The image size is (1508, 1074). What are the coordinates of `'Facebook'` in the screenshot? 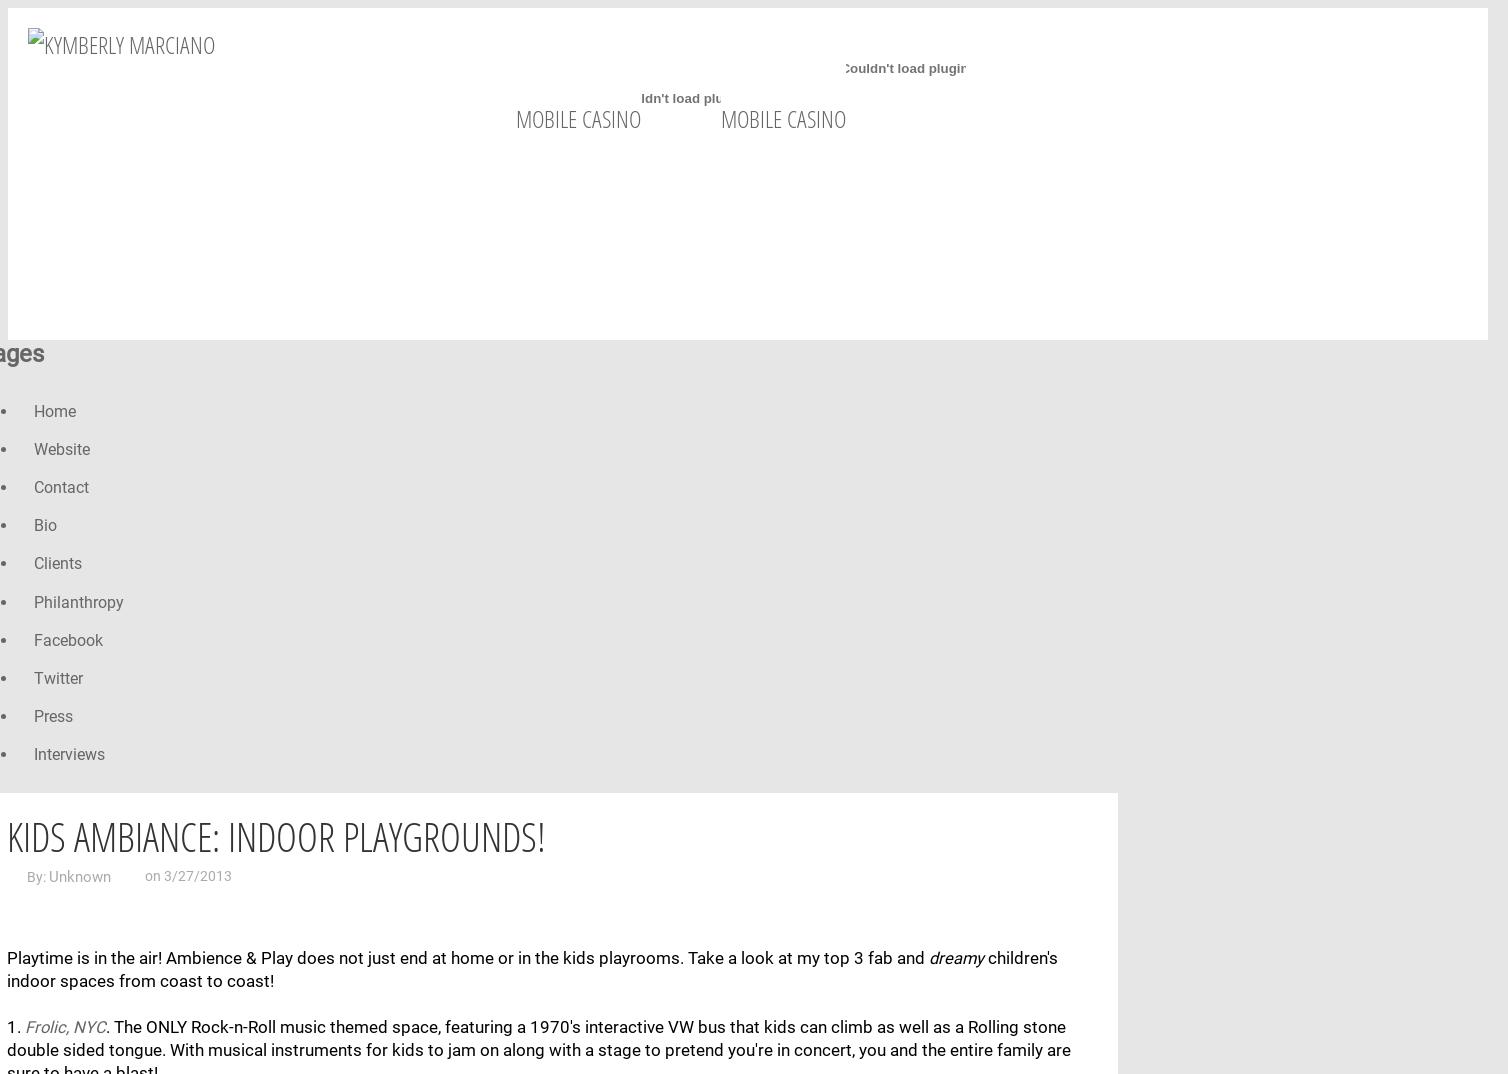 It's located at (68, 639).